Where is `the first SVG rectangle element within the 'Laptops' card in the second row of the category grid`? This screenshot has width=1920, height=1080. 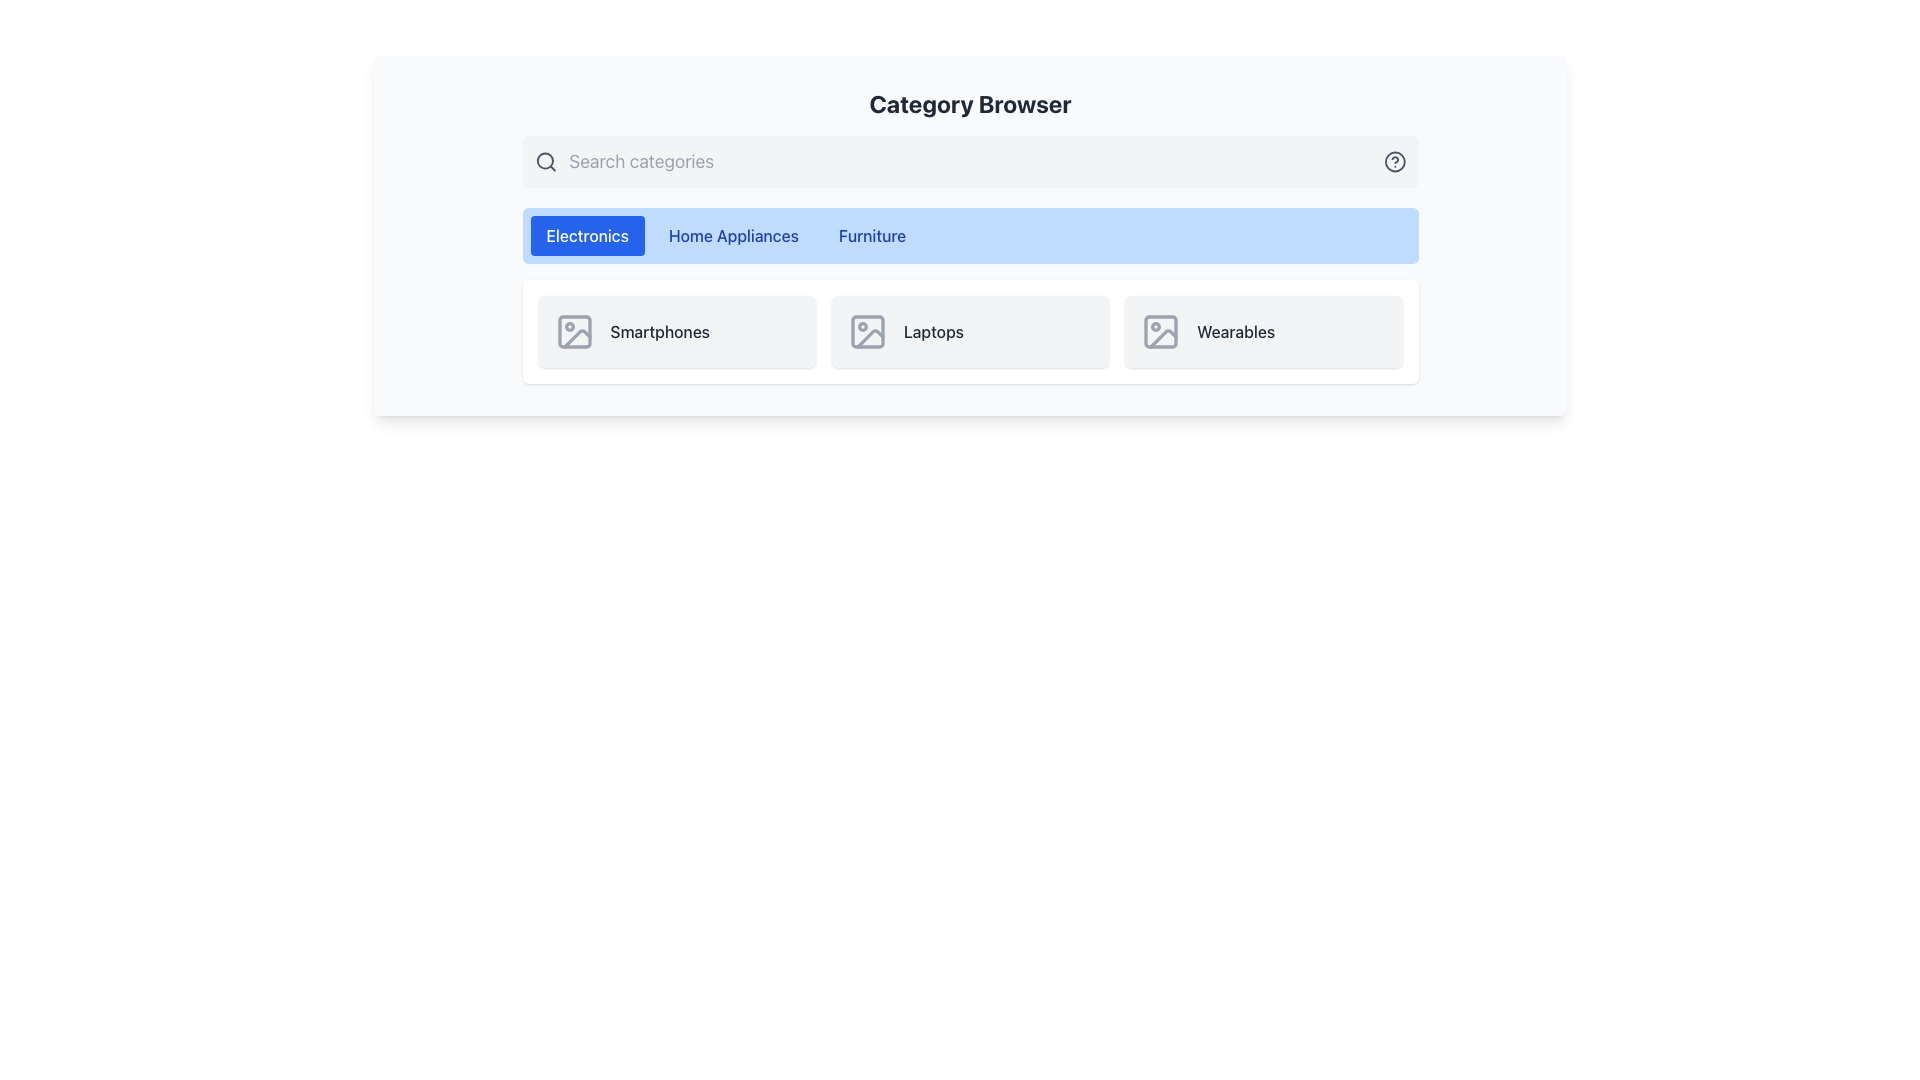
the first SVG rectangle element within the 'Laptops' card in the second row of the category grid is located at coordinates (867, 330).